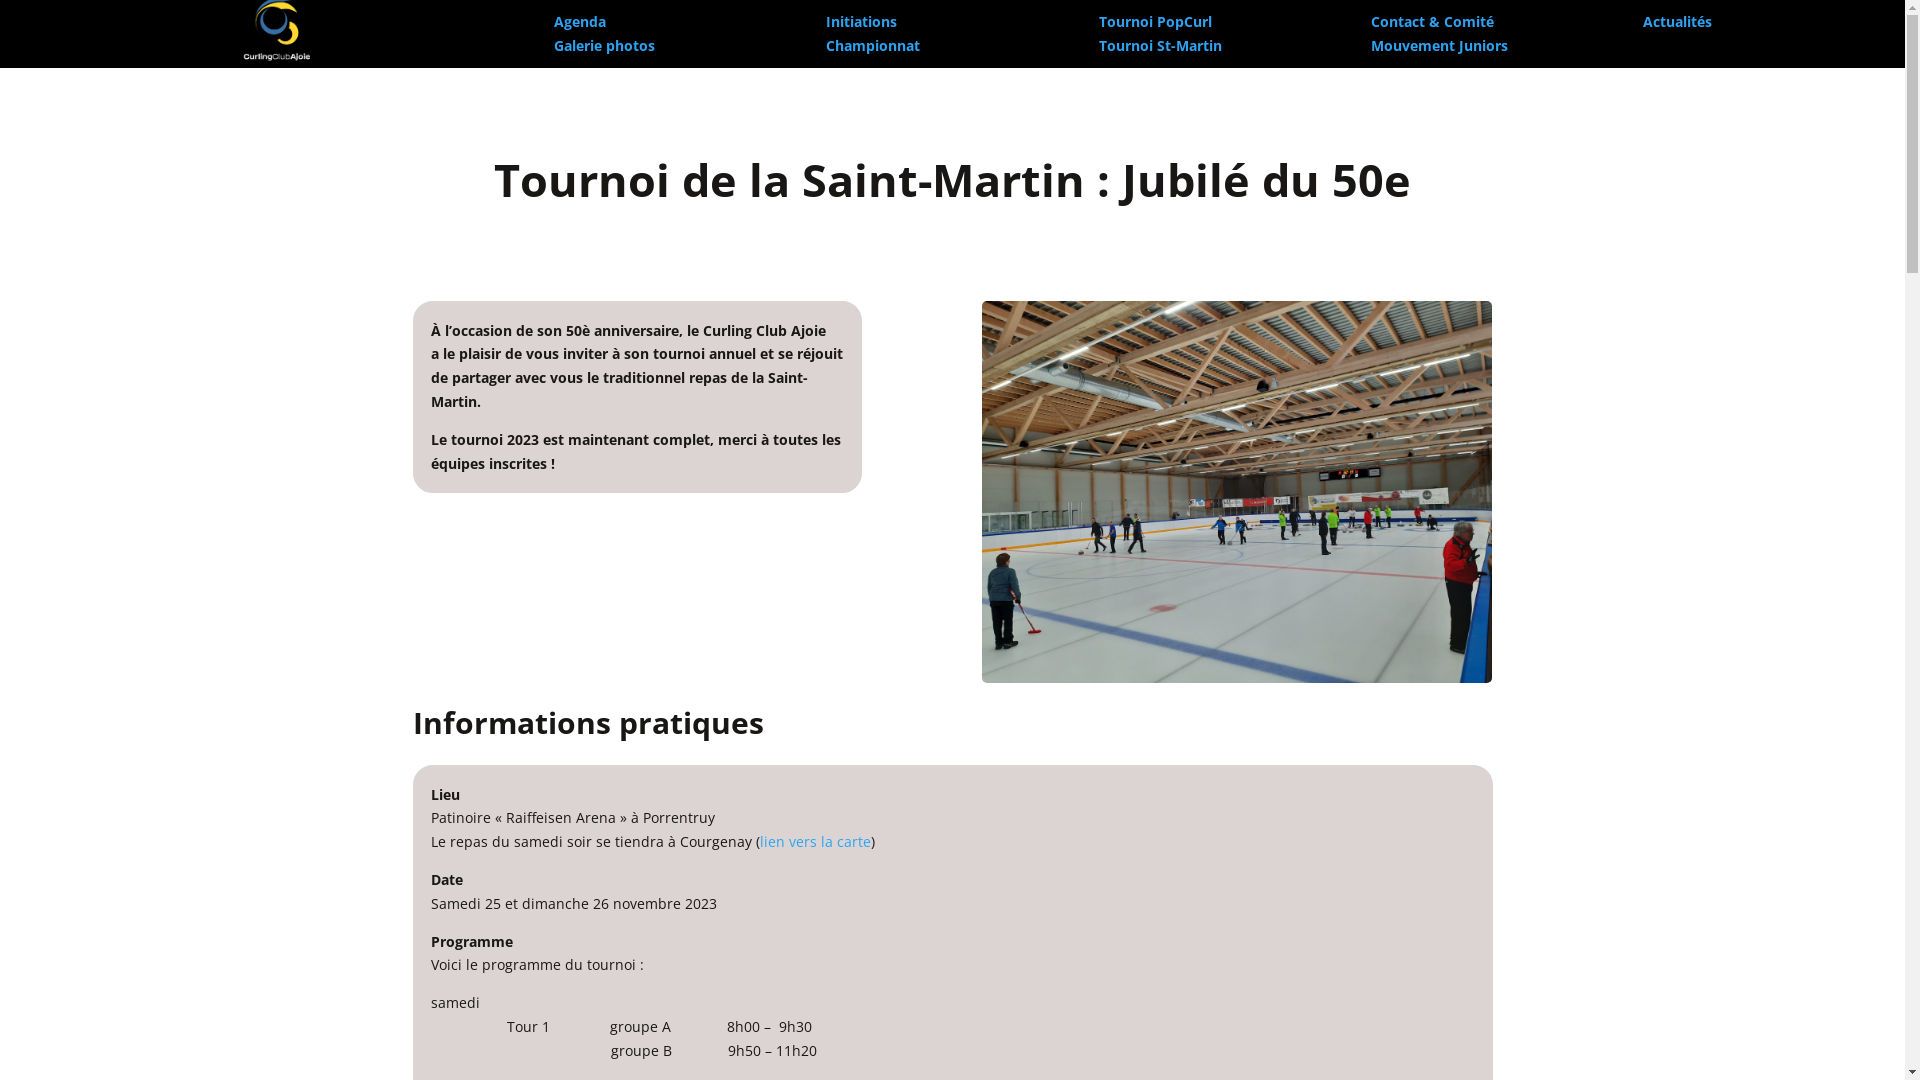 The height and width of the screenshot is (1080, 1920). What do you see at coordinates (579, 21) in the screenshot?
I see `'Agenda'` at bounding box center [579, 21].